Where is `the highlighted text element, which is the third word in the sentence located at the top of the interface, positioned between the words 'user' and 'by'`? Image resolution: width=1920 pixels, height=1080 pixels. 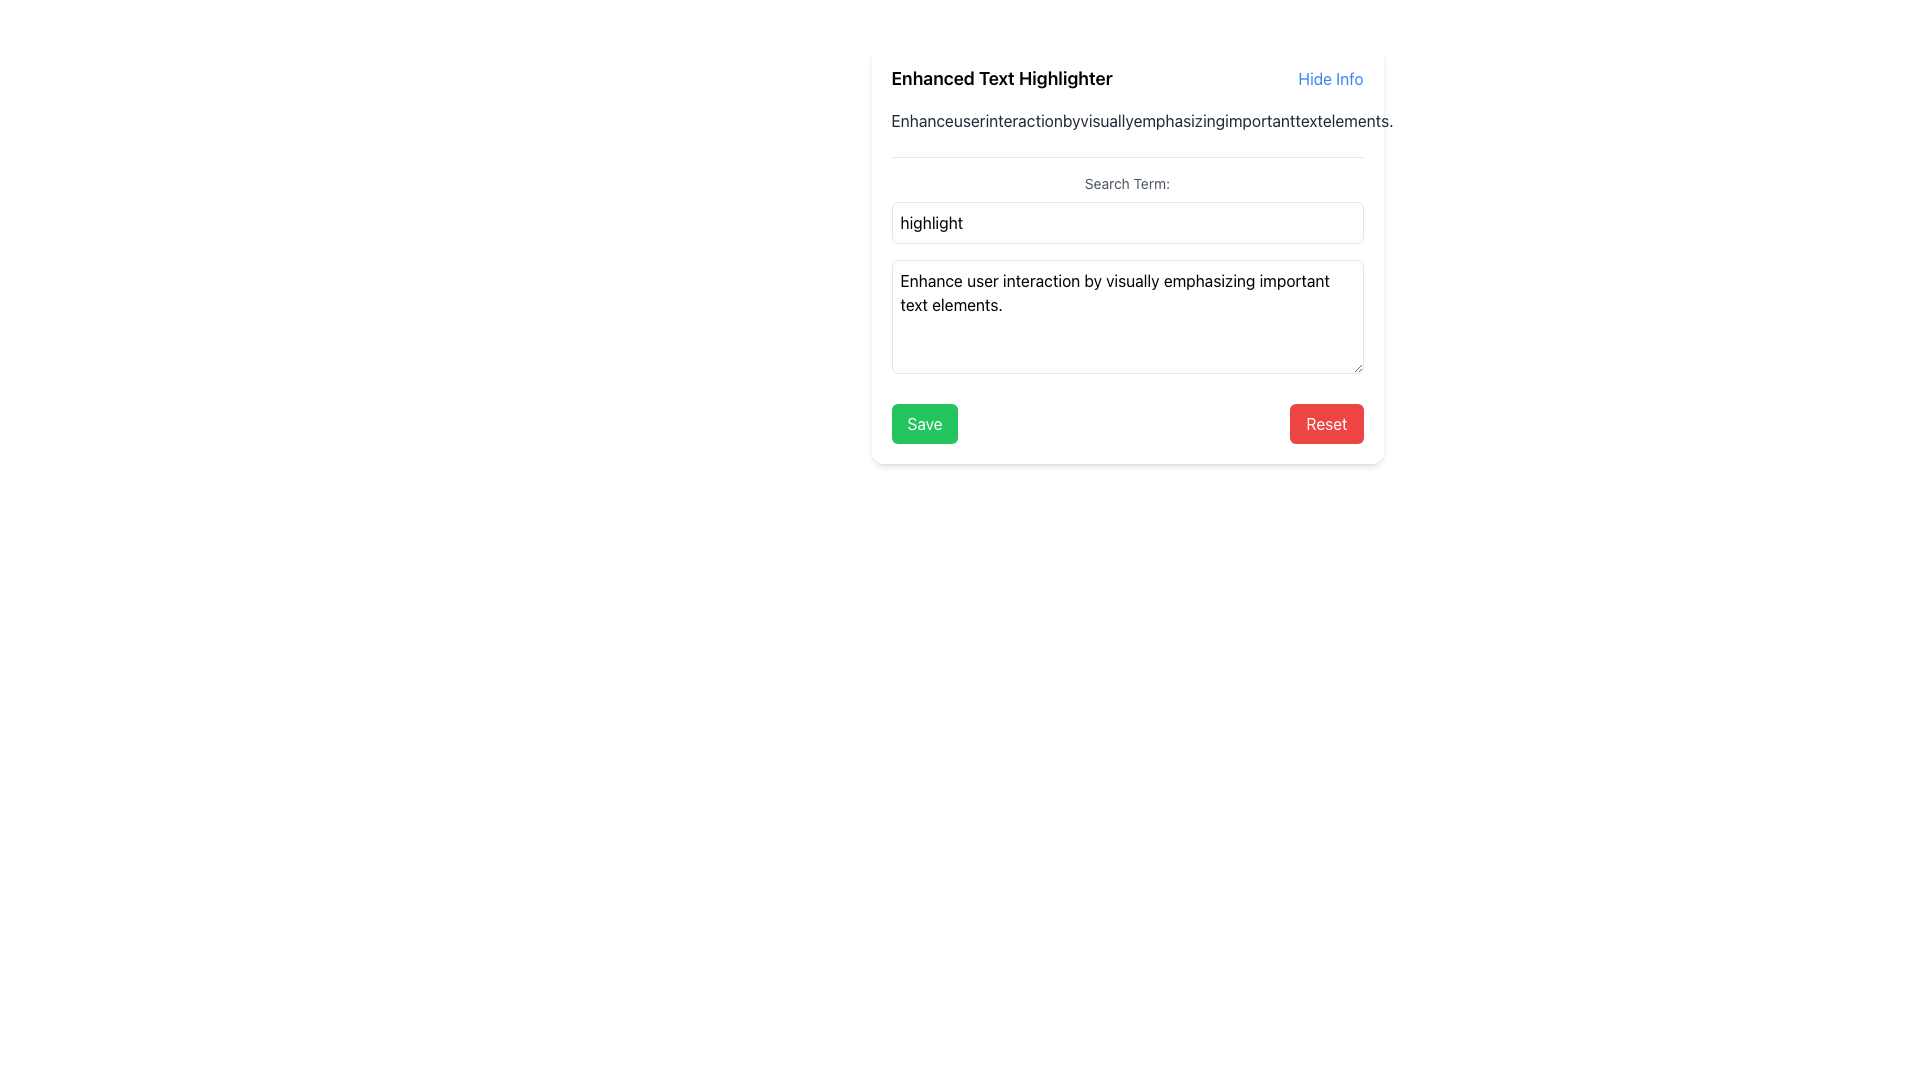 the highlighted text element, which is the third word in the sentence located at the top of the interface, positioned between the words 'user' and 'by' is located at coordinates (1024, 120).